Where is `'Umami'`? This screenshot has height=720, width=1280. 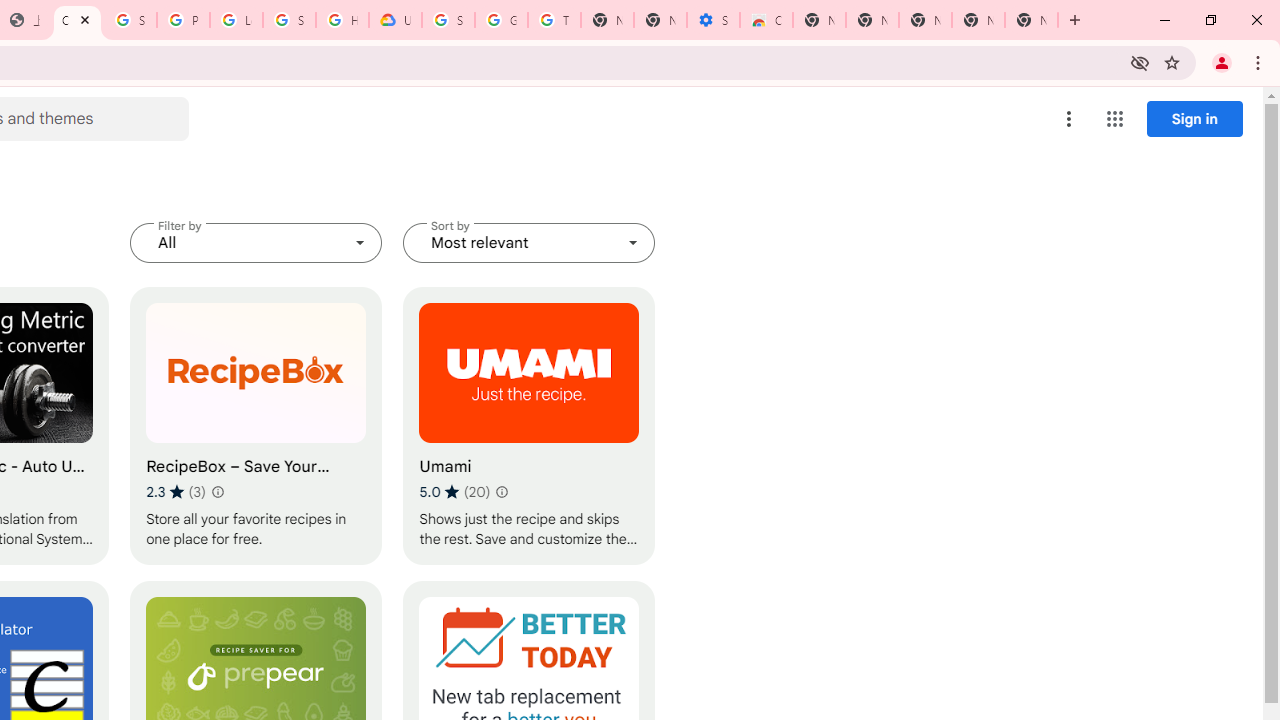 'Umami' is located at coordinates (529, 425).